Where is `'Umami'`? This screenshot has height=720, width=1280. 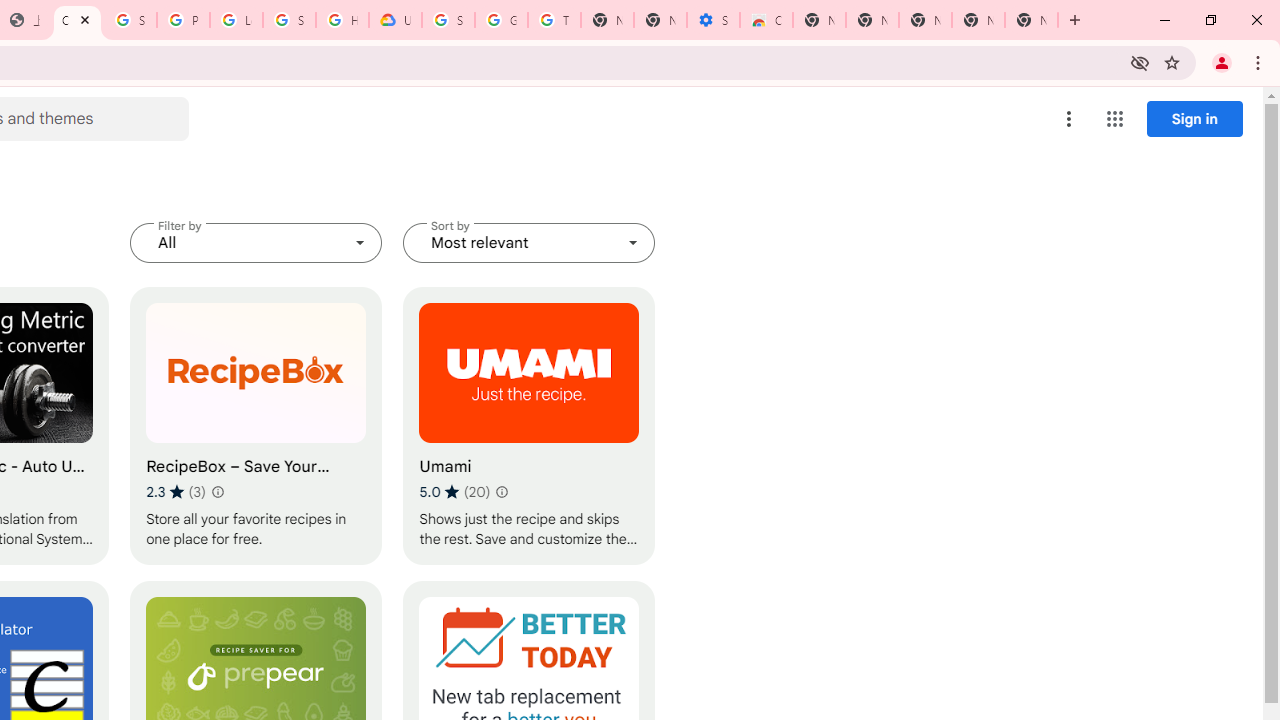 'Umami' is located at coordinates (529, 425).